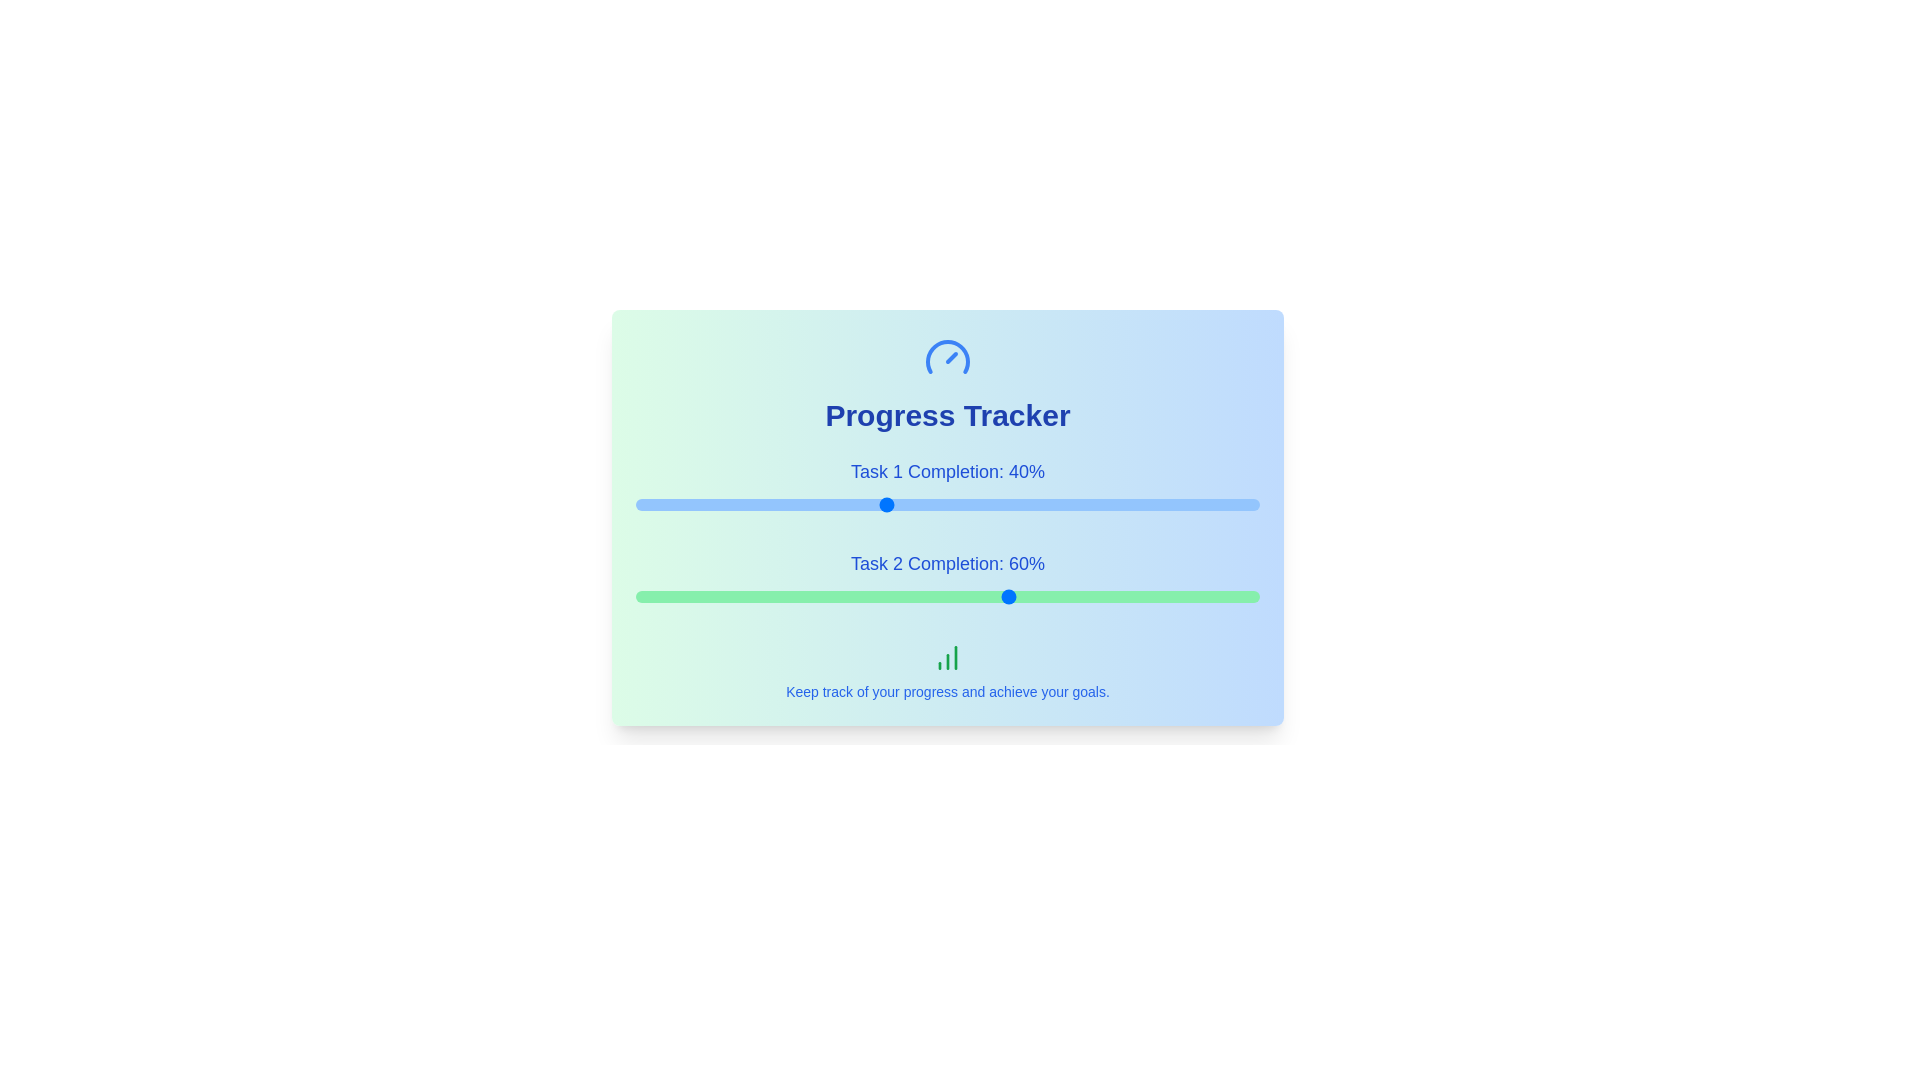 This screenshot has height=1080, width=1920. I want to click on the progress value, so click(991, 504).